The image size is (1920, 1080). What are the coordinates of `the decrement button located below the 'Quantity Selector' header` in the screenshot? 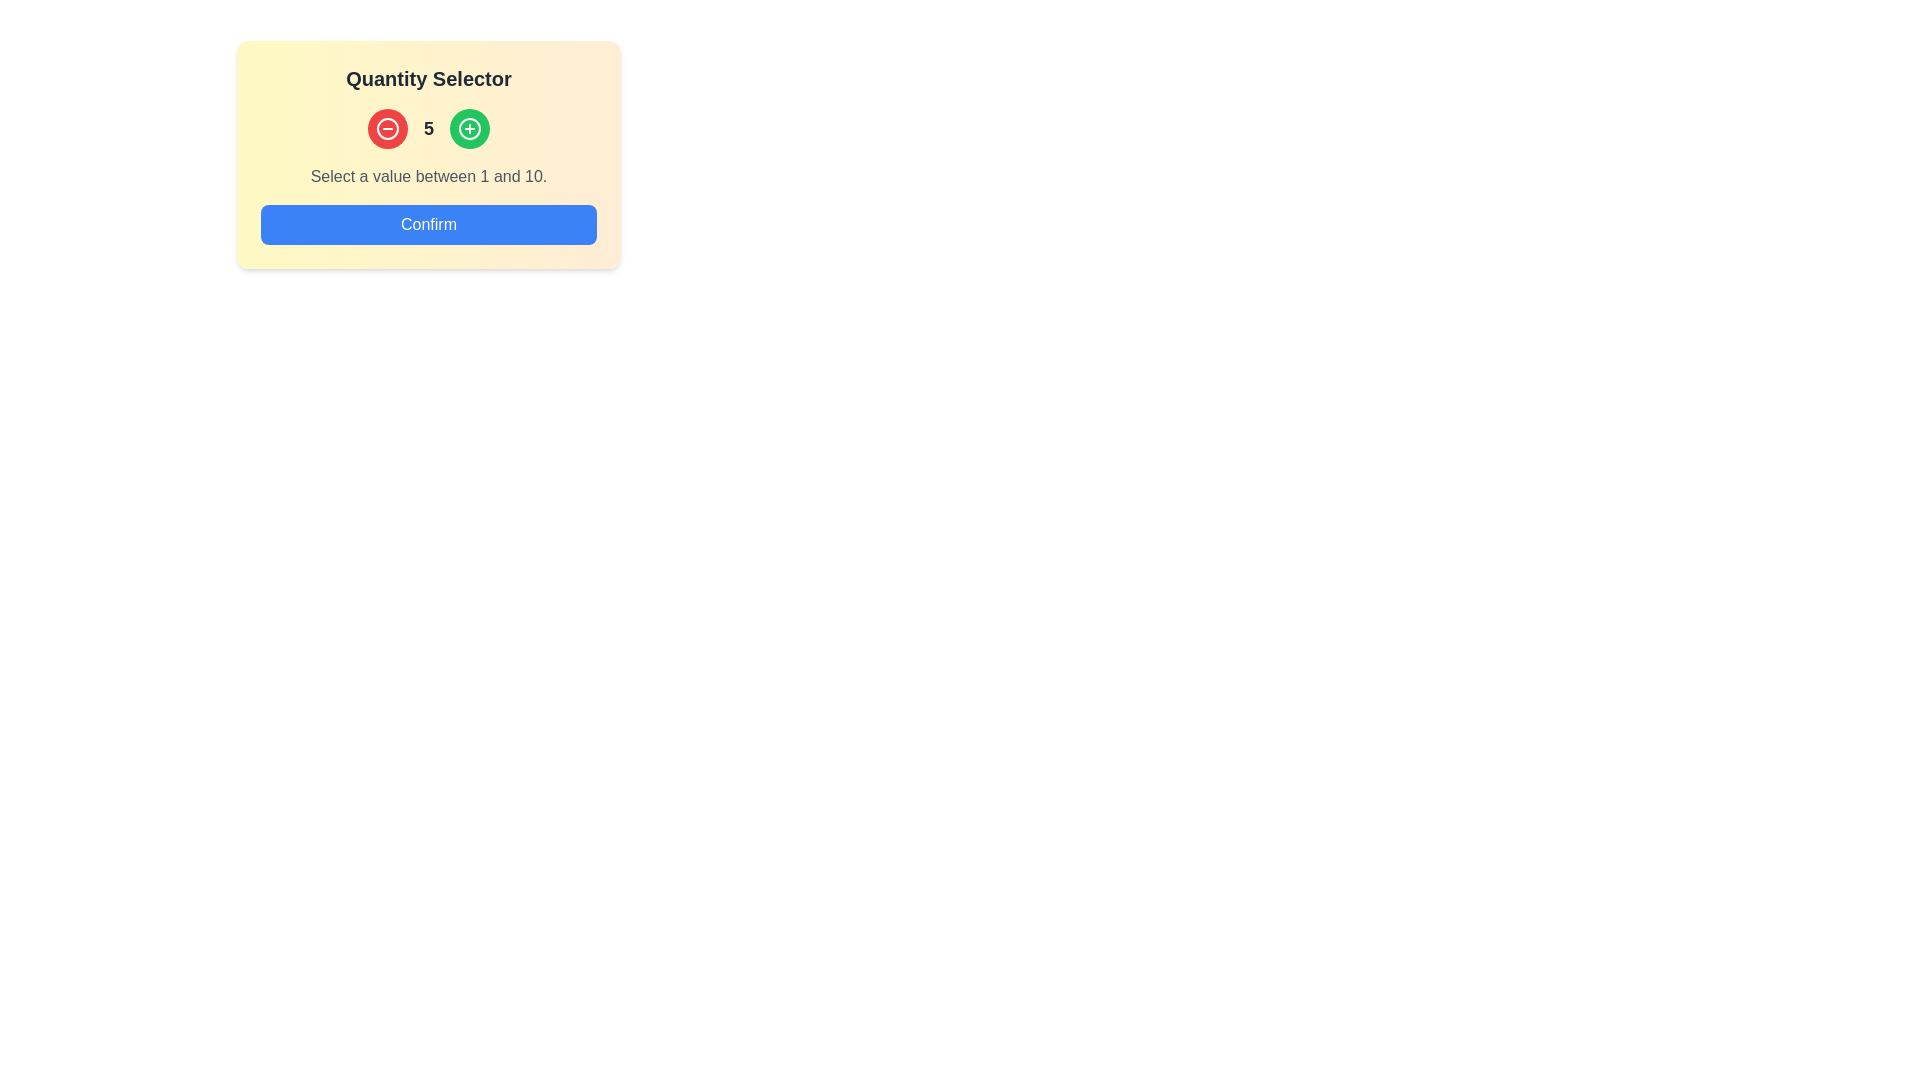 It's located at (388, 128).